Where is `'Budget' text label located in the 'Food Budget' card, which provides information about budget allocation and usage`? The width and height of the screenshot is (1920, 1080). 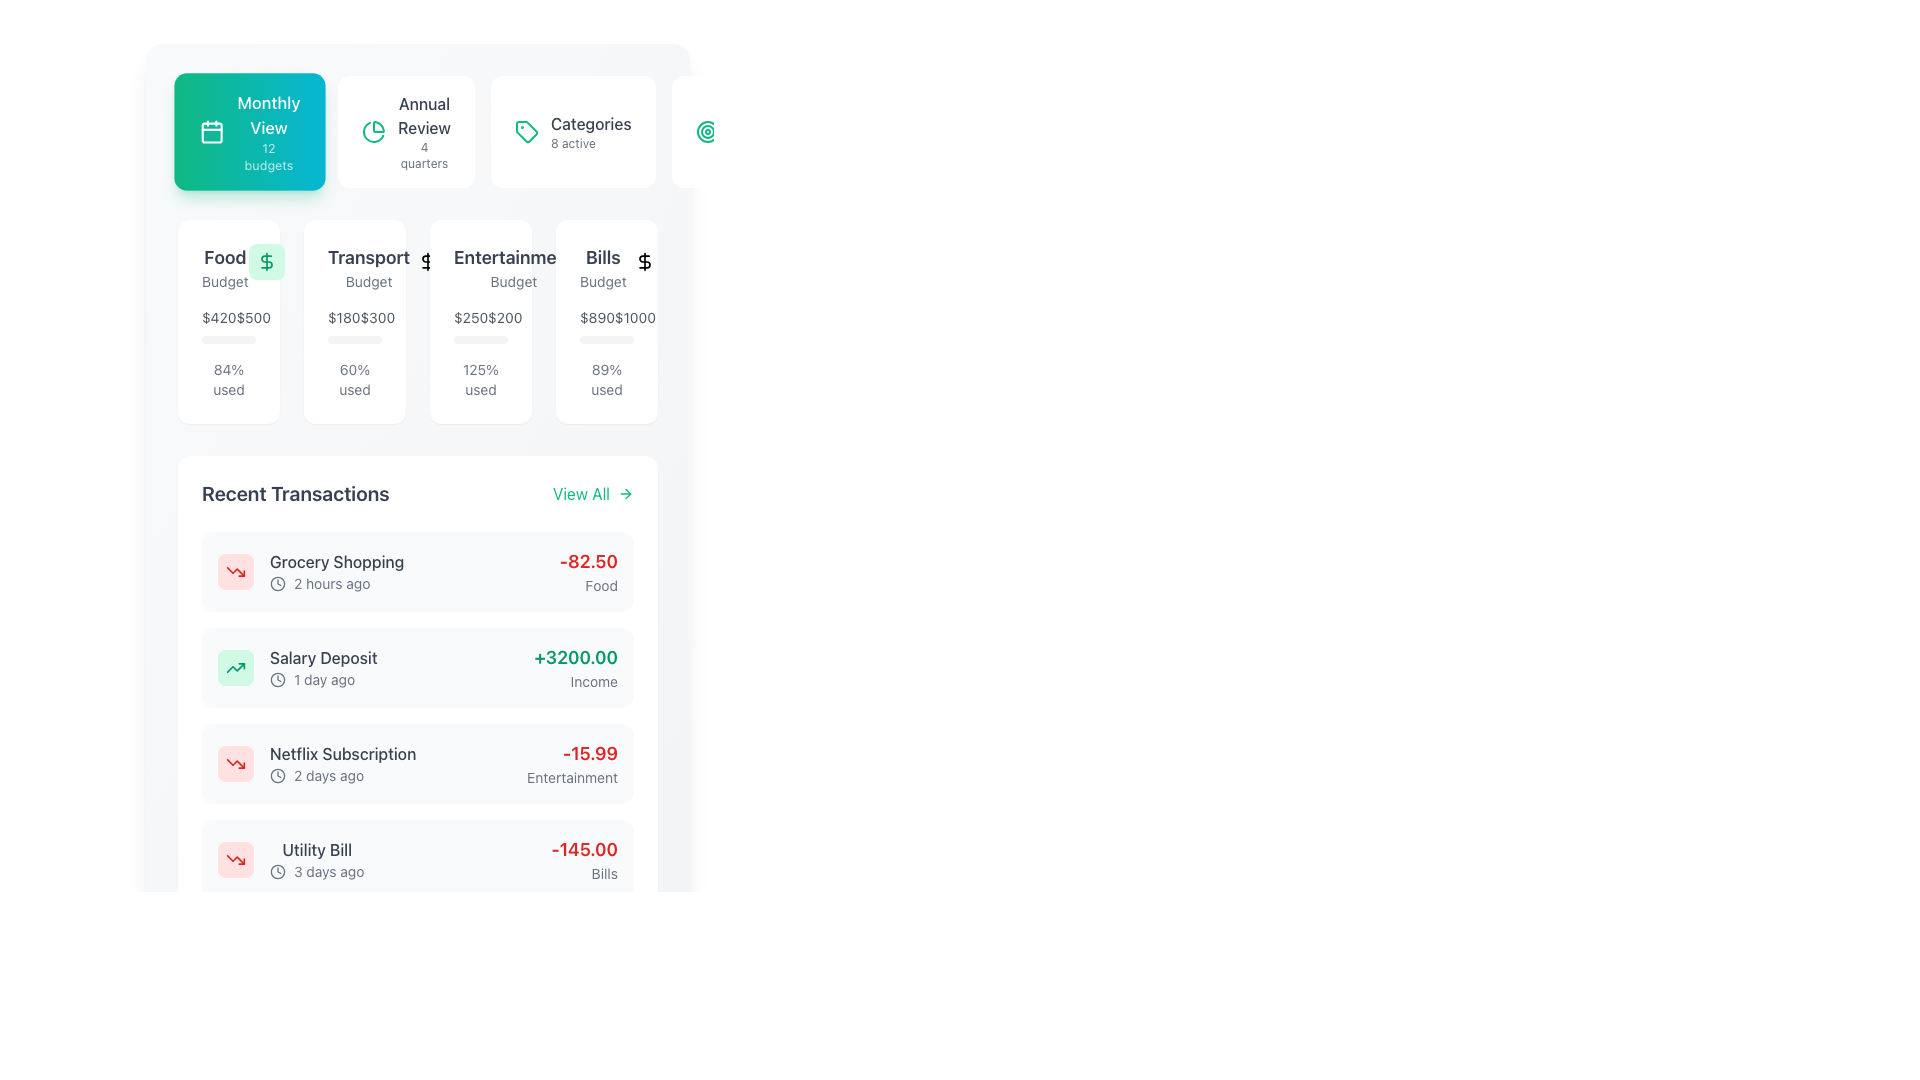 'Budget' text label located in the 'Food Budget' card, which provides information about budget allocation and usage is located at coordinates (229, 325).